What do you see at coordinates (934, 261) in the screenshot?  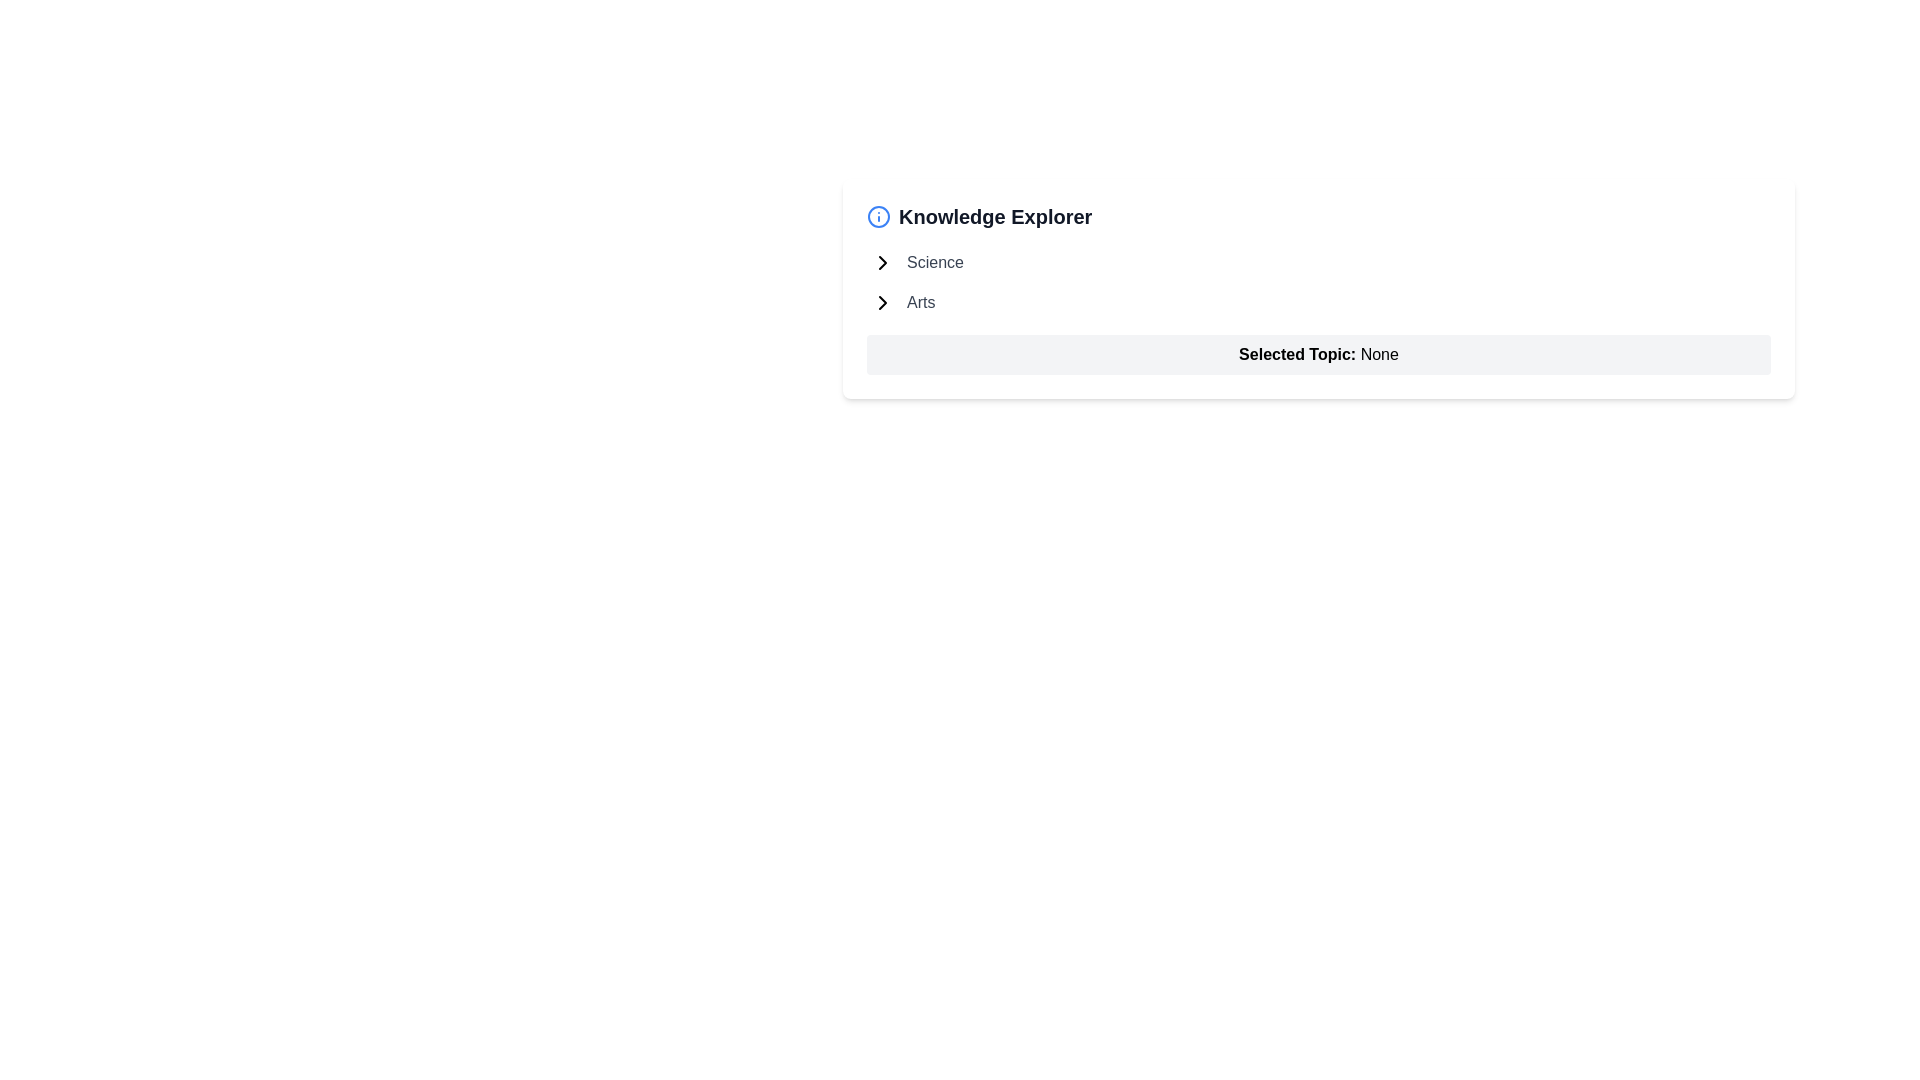 I see `the 'Science' text link` at bounding box center [934, 261].